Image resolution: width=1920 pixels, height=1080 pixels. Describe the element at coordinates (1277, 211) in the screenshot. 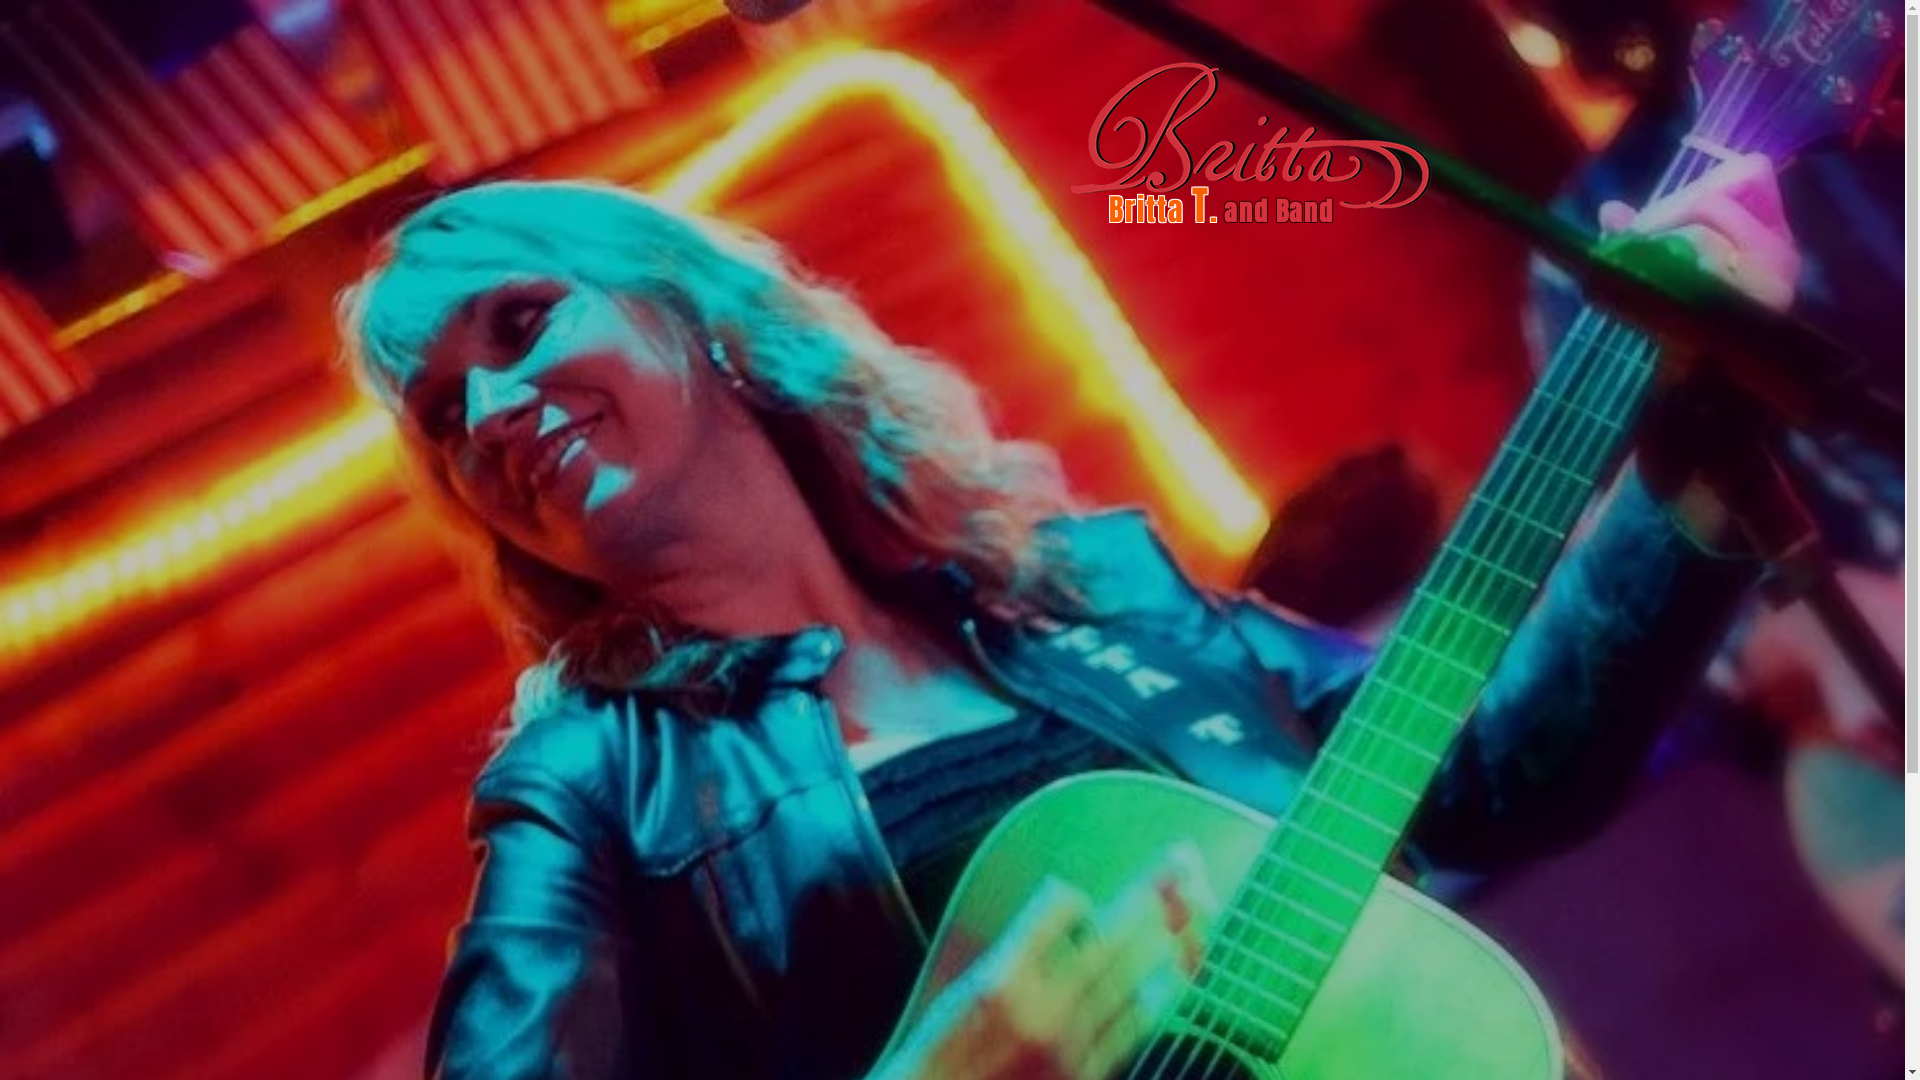

I see `'and Band'` at that location.